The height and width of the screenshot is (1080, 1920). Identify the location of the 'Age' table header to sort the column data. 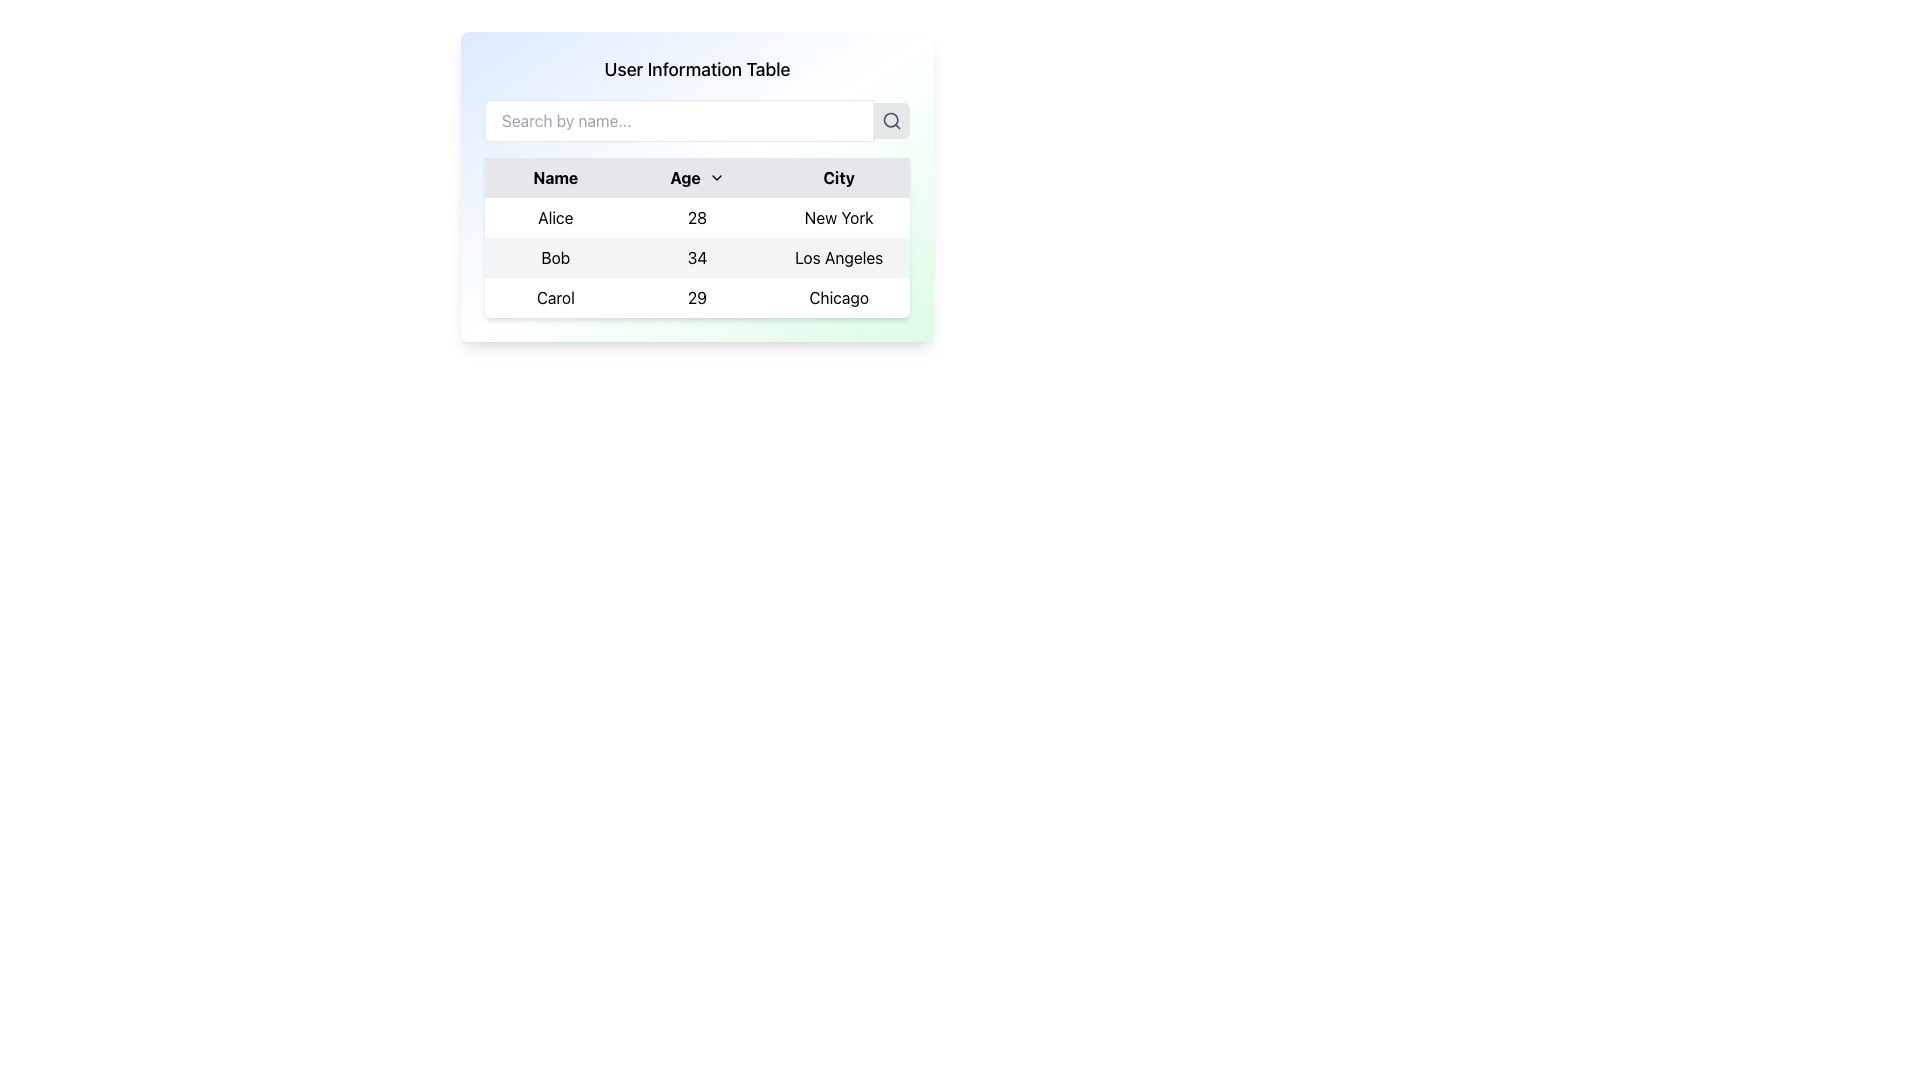
(697, 186).